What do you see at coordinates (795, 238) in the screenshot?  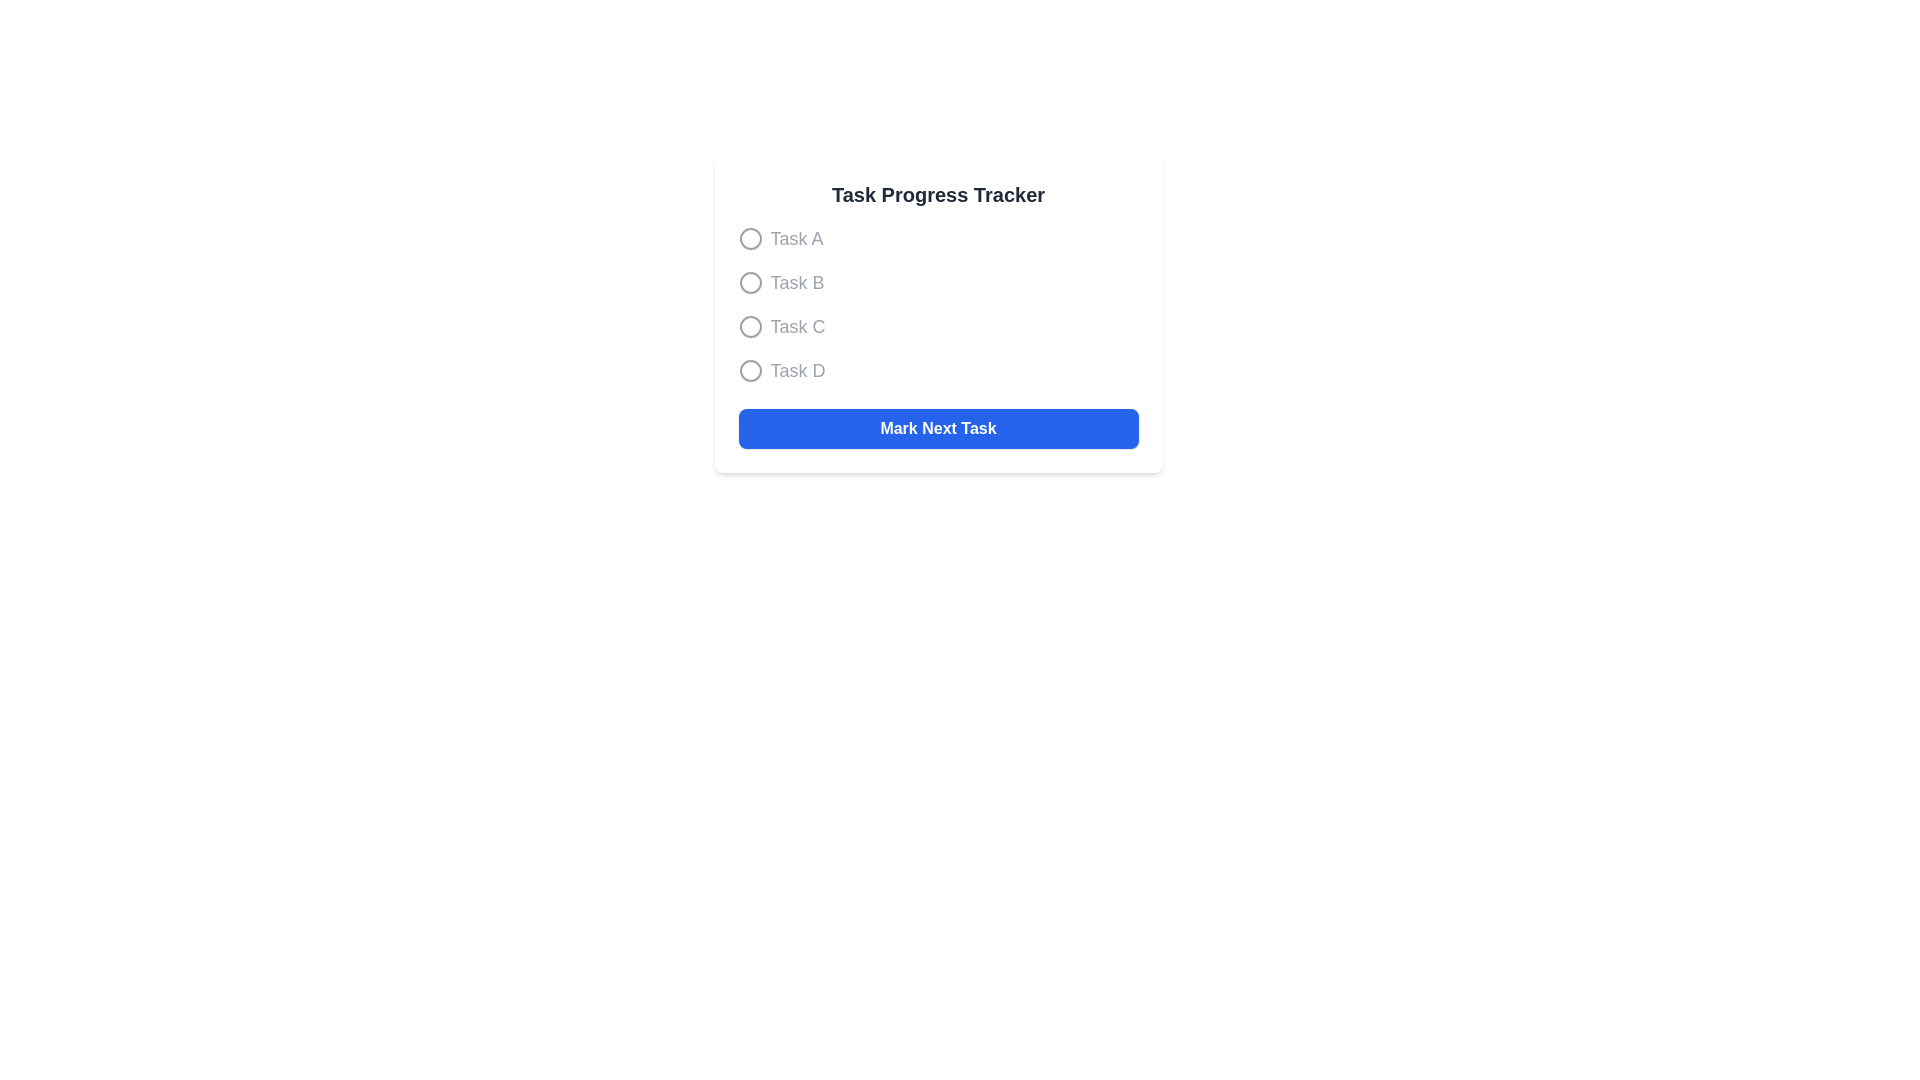 I see `the text label 'Task A' which is styled in a large font size and light gray color, located in the first option of a vertical task list` at bounding box center [795, 238].